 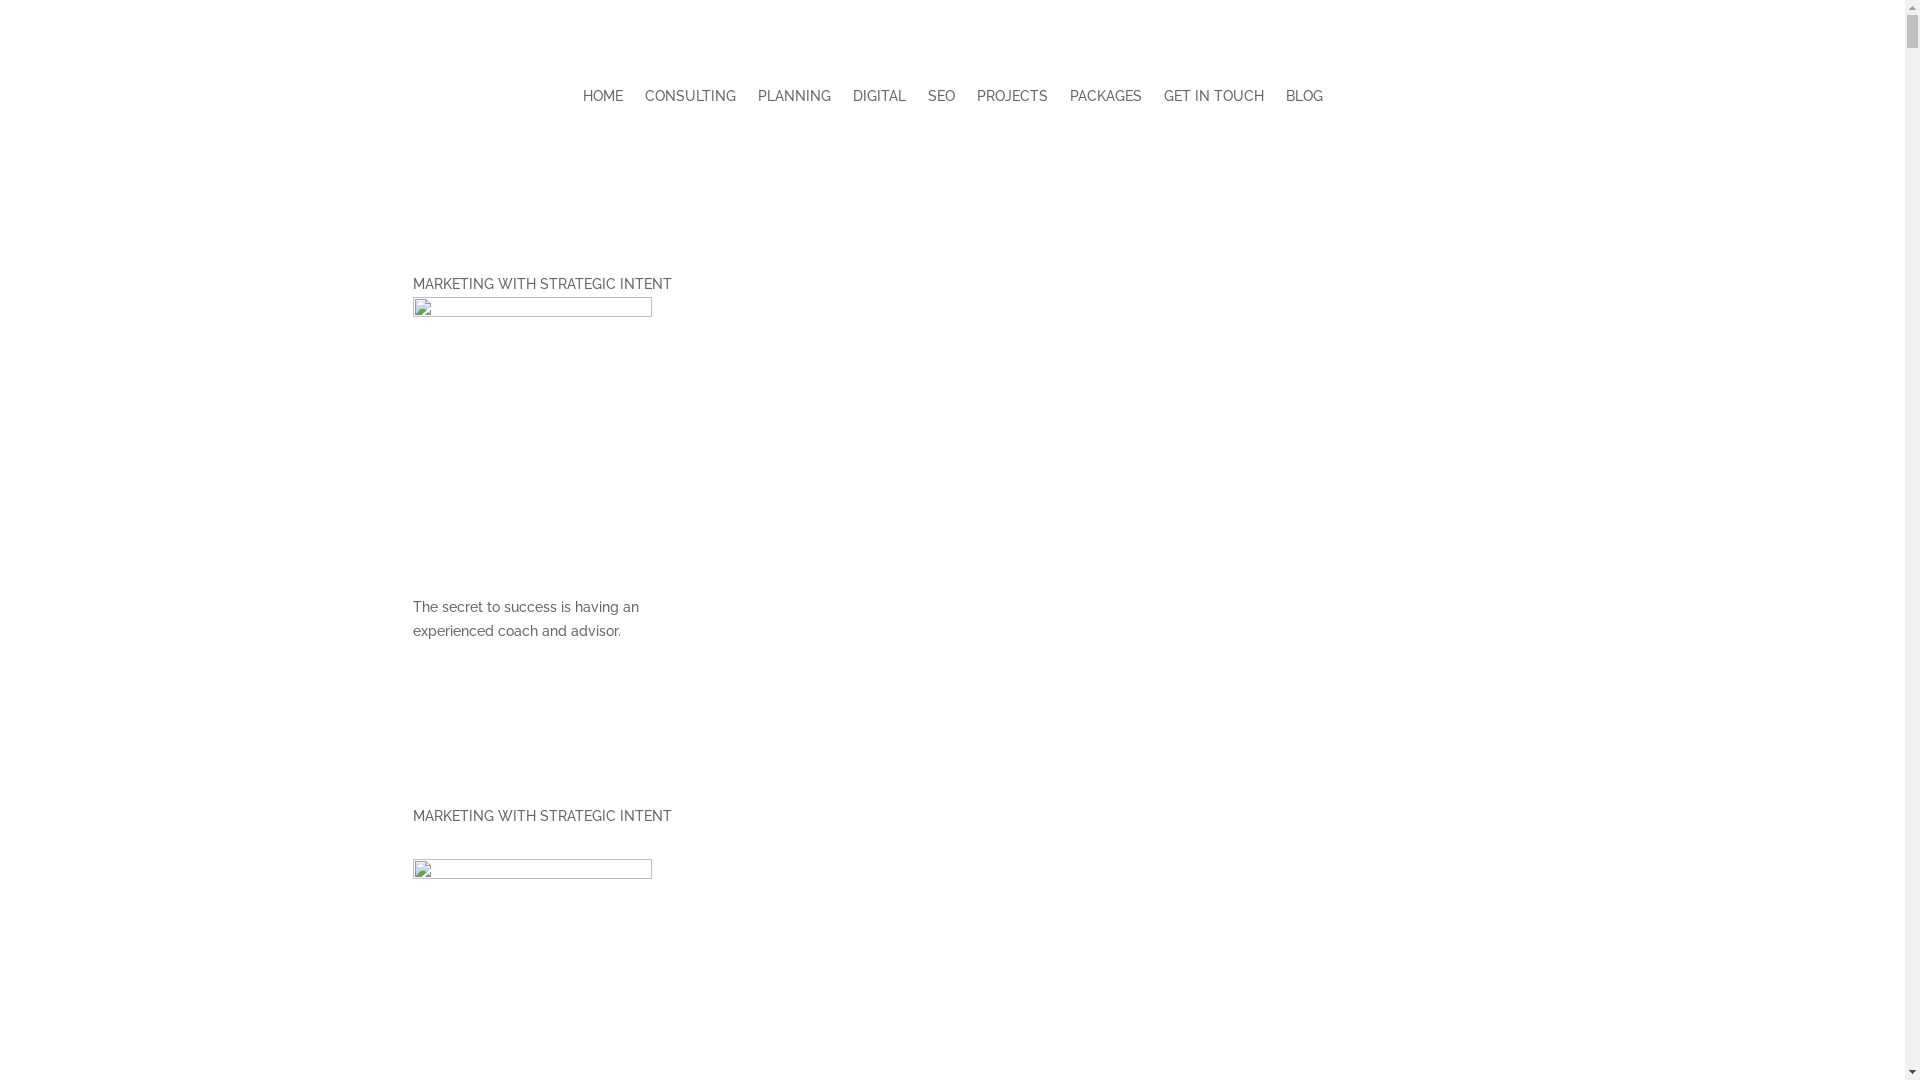 I want to click on 'PROJECTS', so click(x=1011, y=100).